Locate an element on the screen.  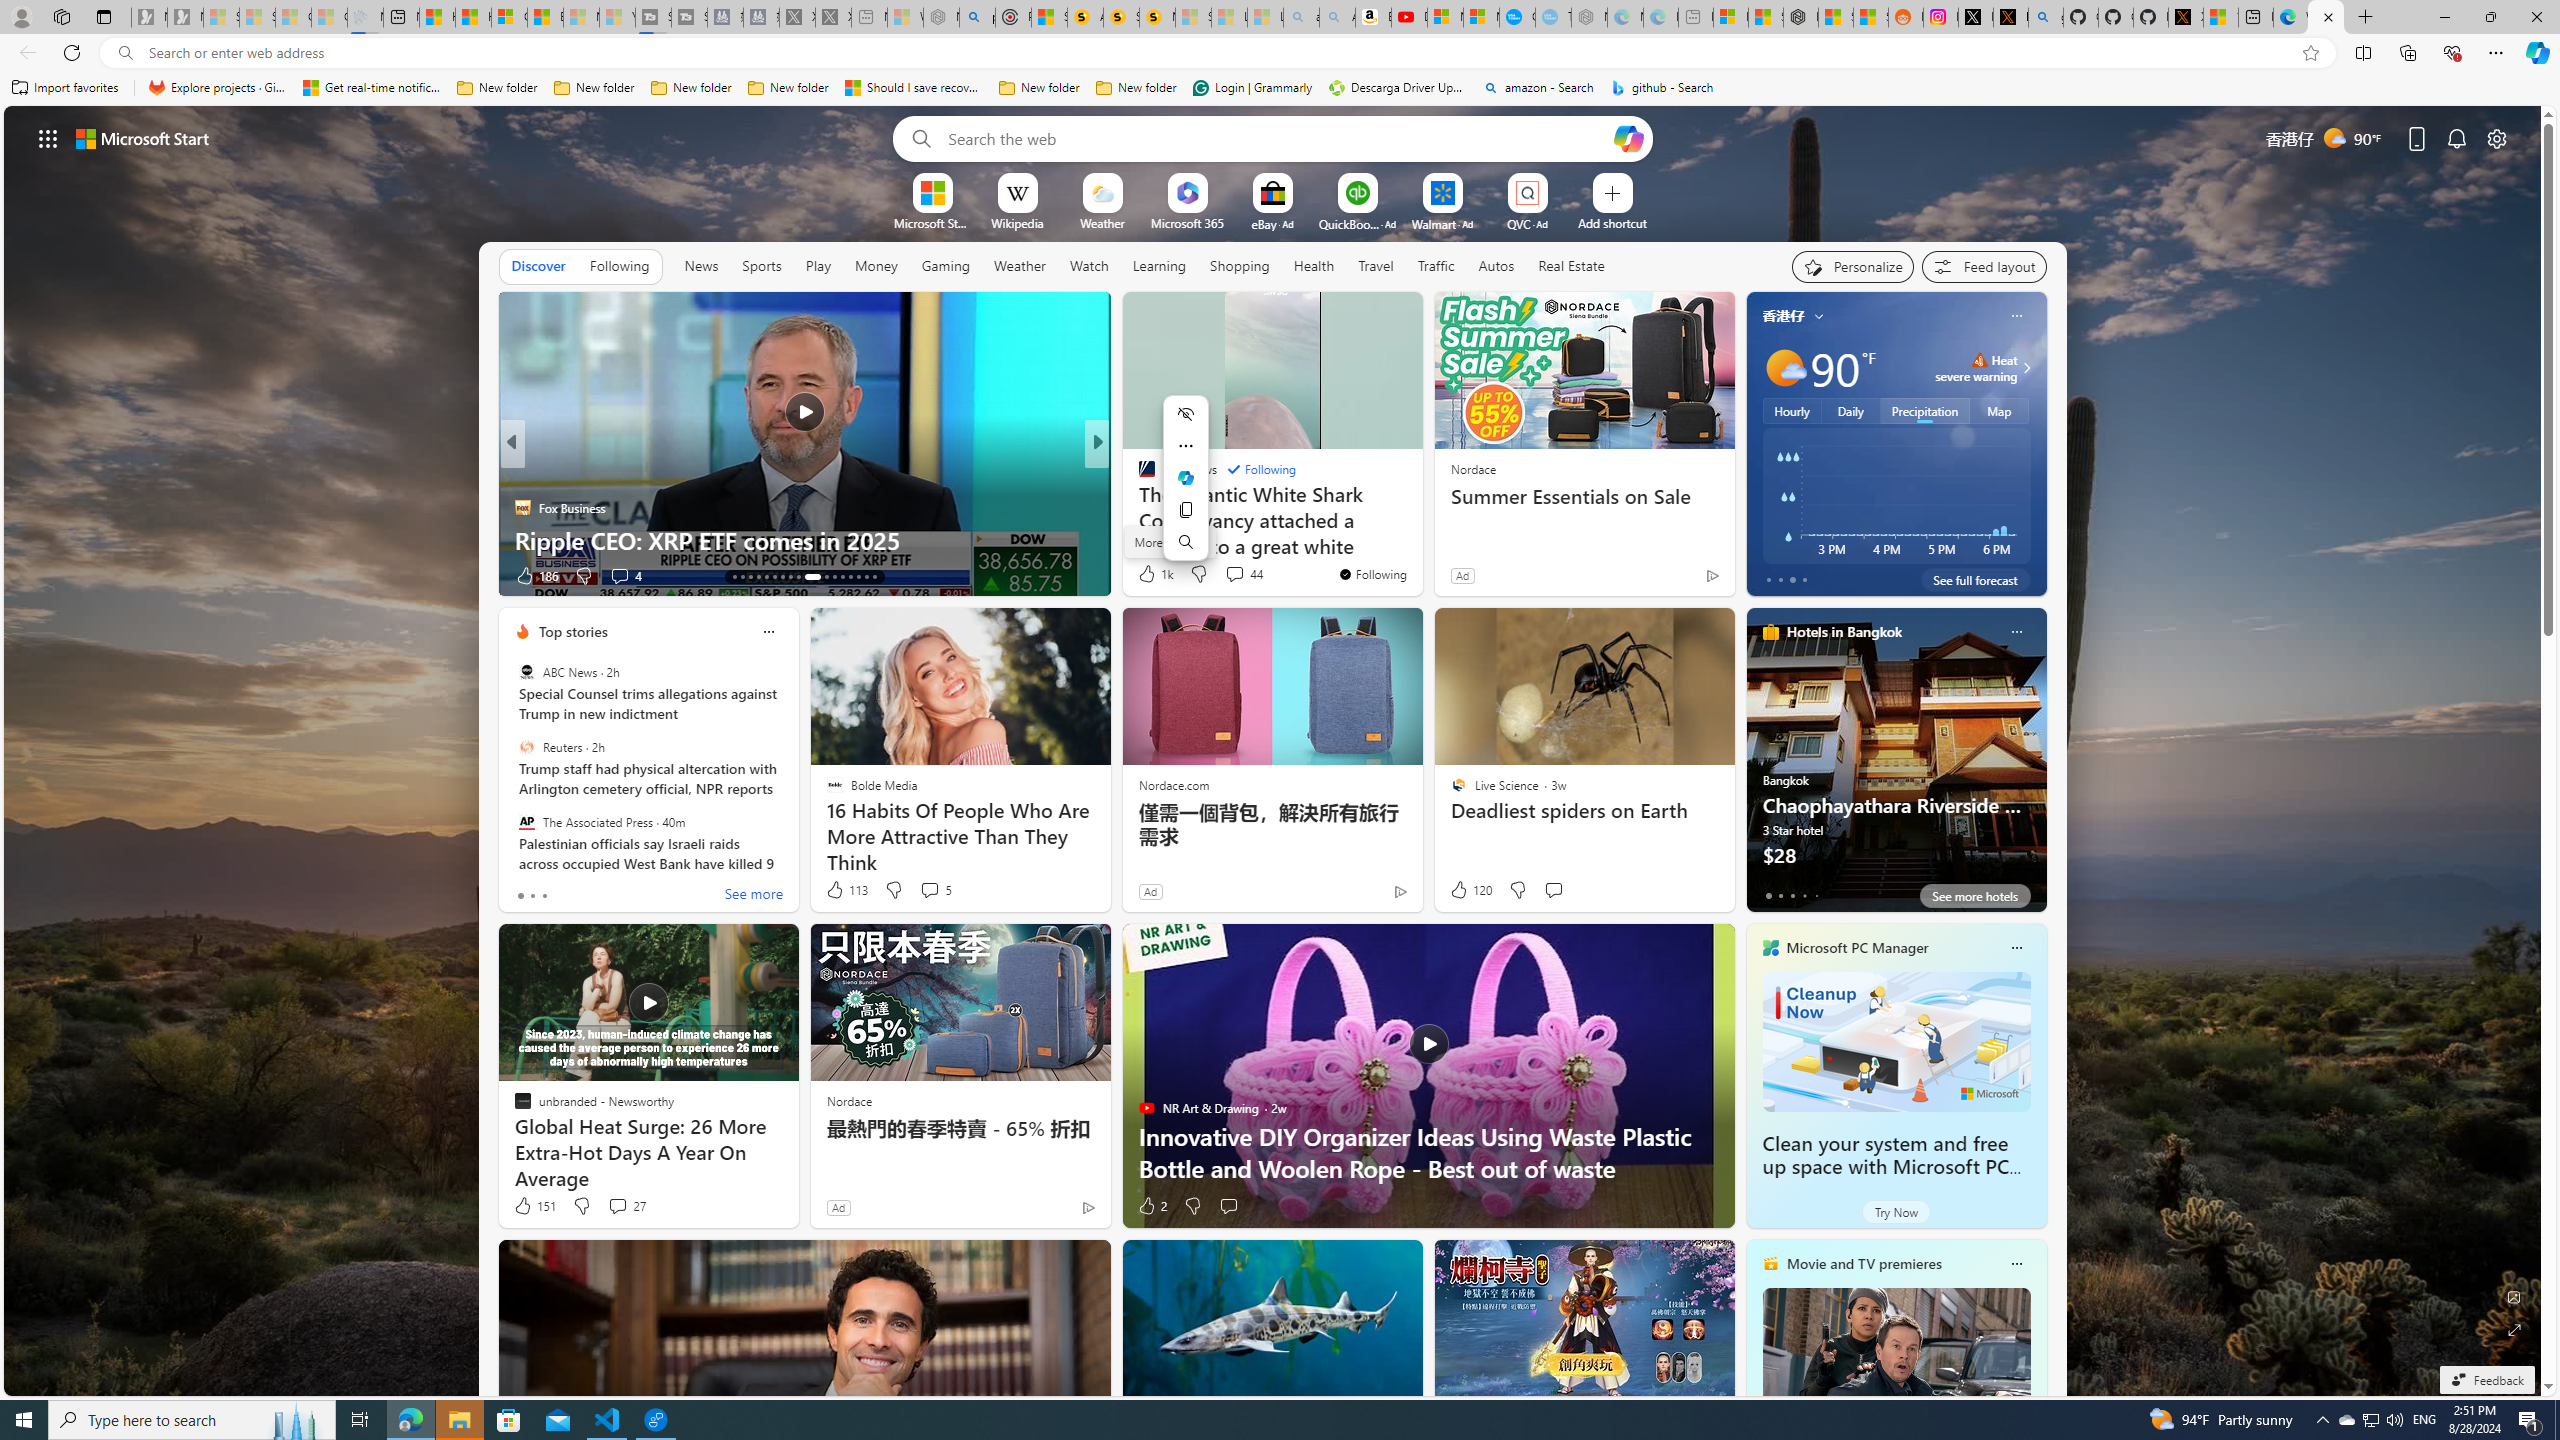
'AutomationID: tab-14' is located at coordinates (741, 577).